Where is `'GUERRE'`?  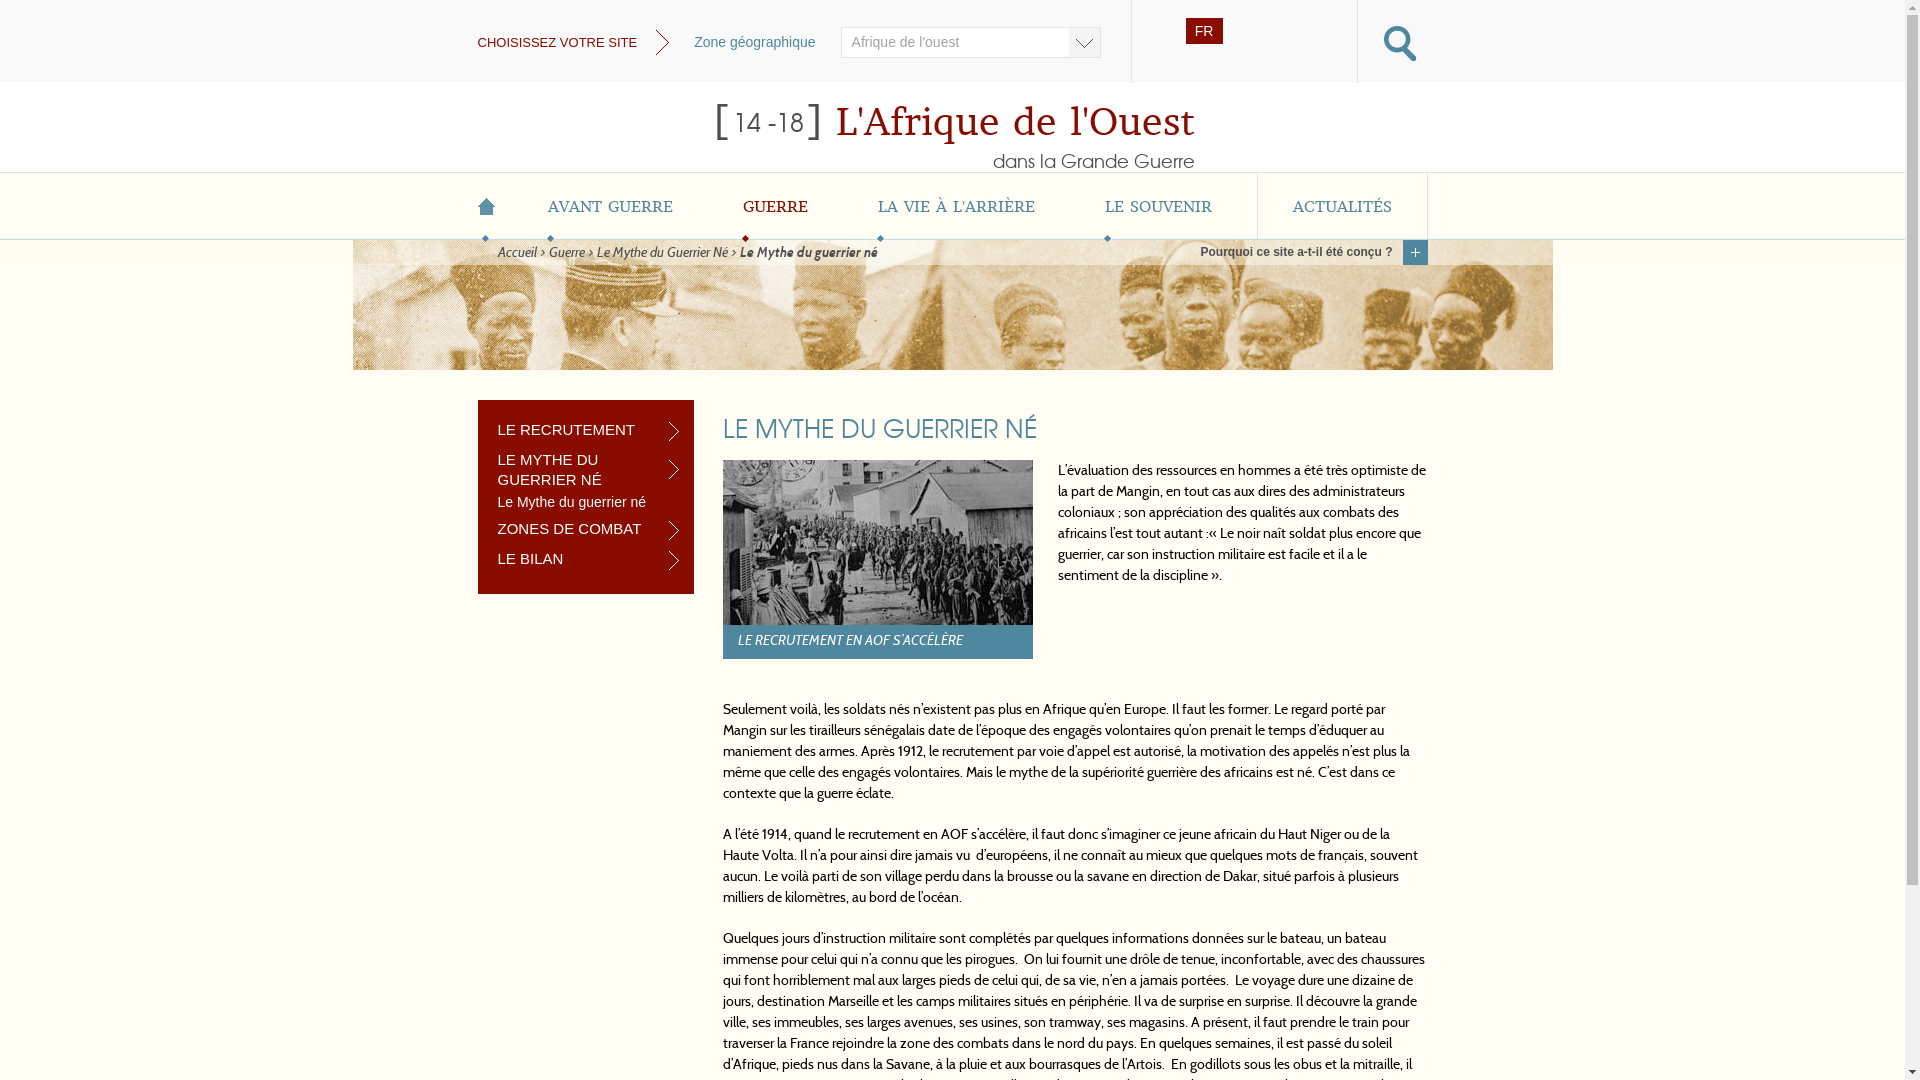 'GUERRE' is located at coordinates (708, 205).